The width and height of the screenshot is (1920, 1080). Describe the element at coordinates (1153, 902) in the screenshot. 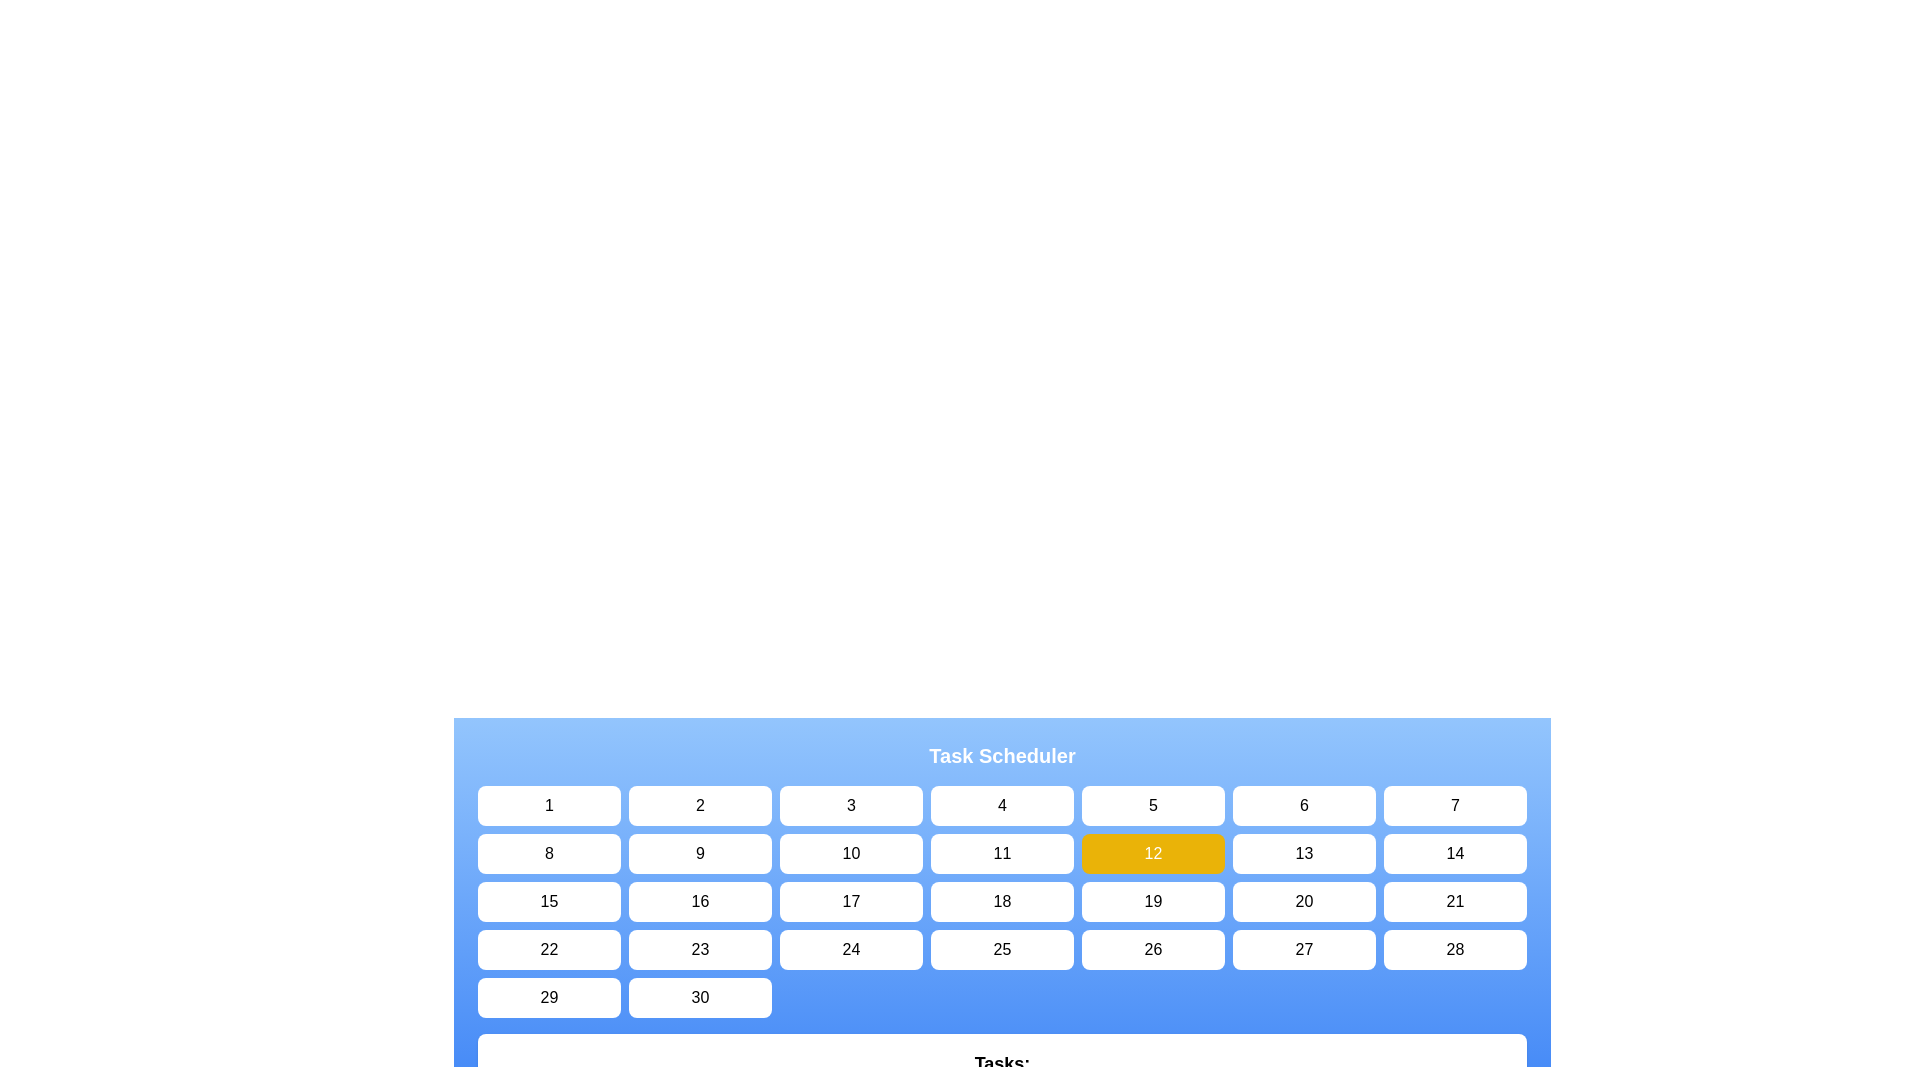

I see `the button labeled '19' which is part of a grid structure, located in the third row and fifth column. This button has a white background with black text and rounded corners, positioned below the button '12' and adjacent to buttons '18' and '20'` at that location.